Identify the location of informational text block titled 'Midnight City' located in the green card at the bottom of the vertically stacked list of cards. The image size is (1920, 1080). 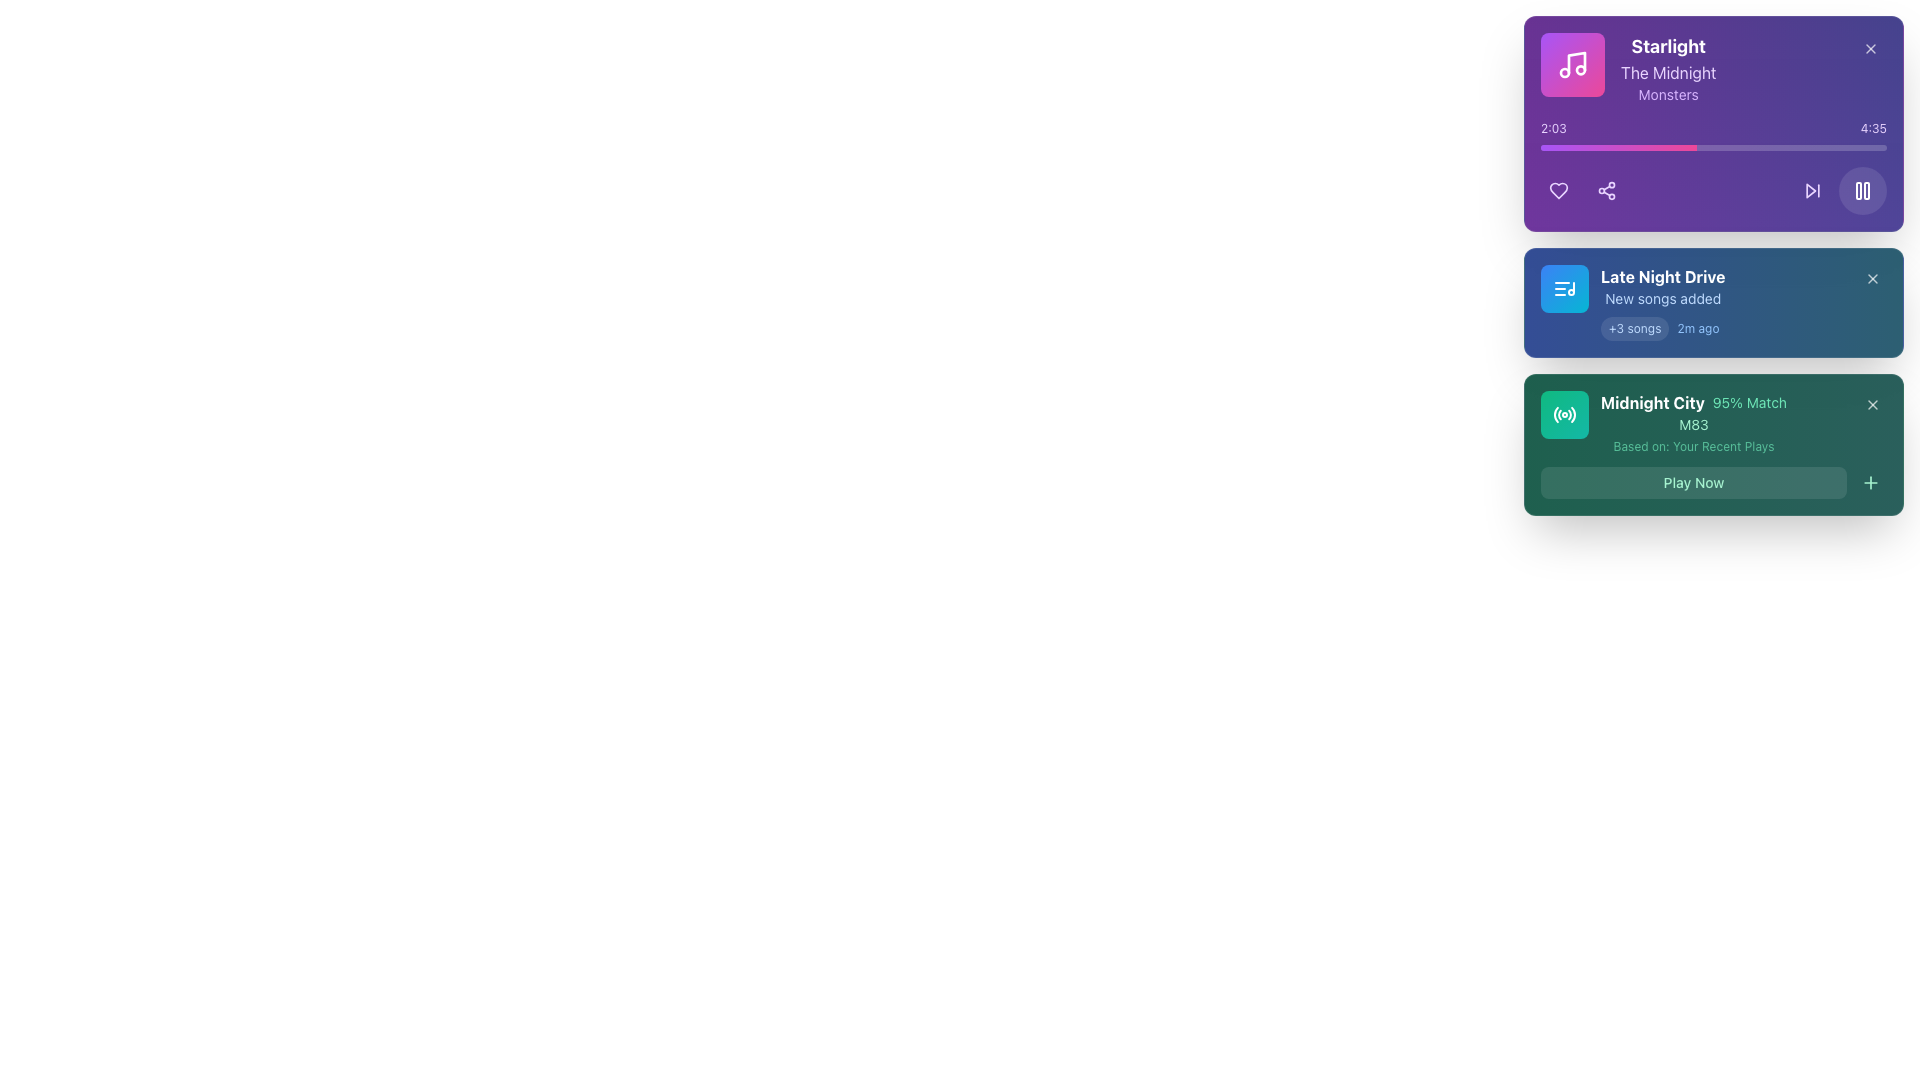
(1693, 422).